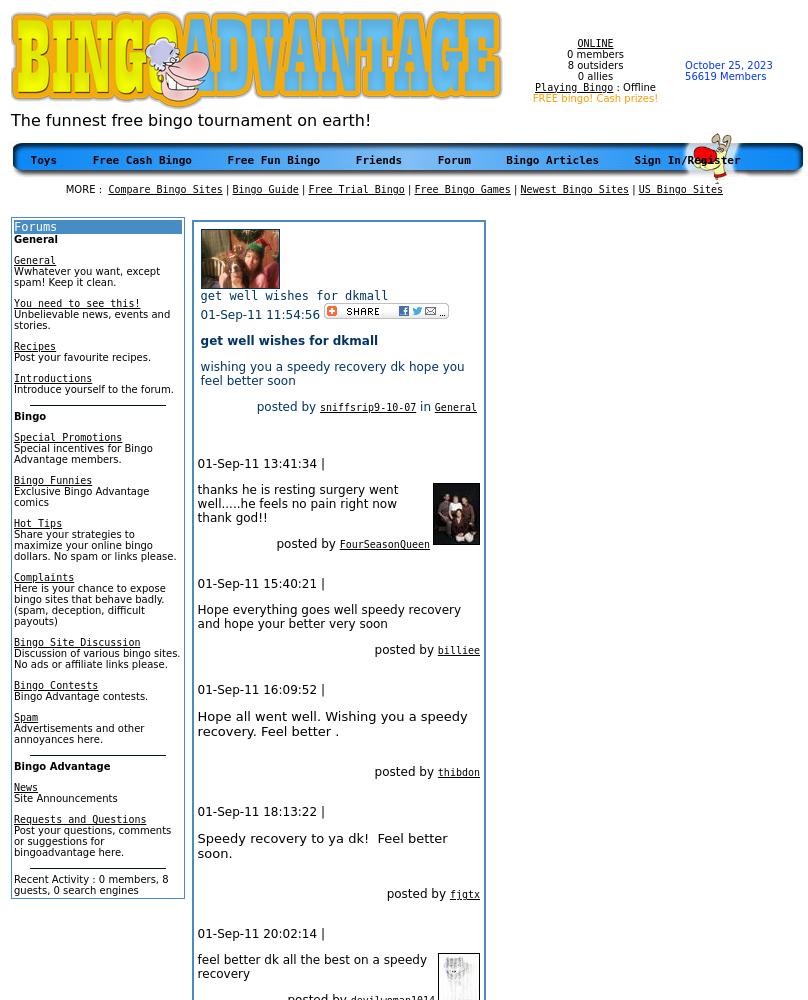 The height and width of the screenshot is (1000, 808). Describe the element at coordinates (53, 479) in the screenshot. I see `'Bingo Funnies'` at that location.